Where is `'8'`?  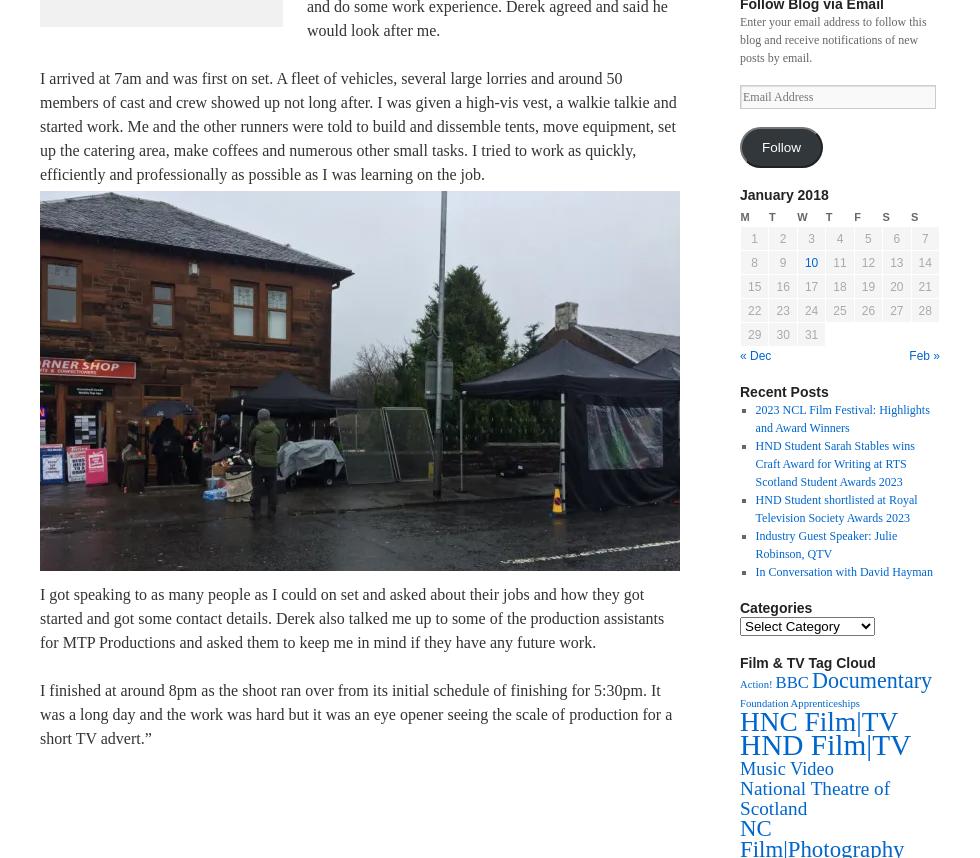 '8' is located at coordinates (750, 262).